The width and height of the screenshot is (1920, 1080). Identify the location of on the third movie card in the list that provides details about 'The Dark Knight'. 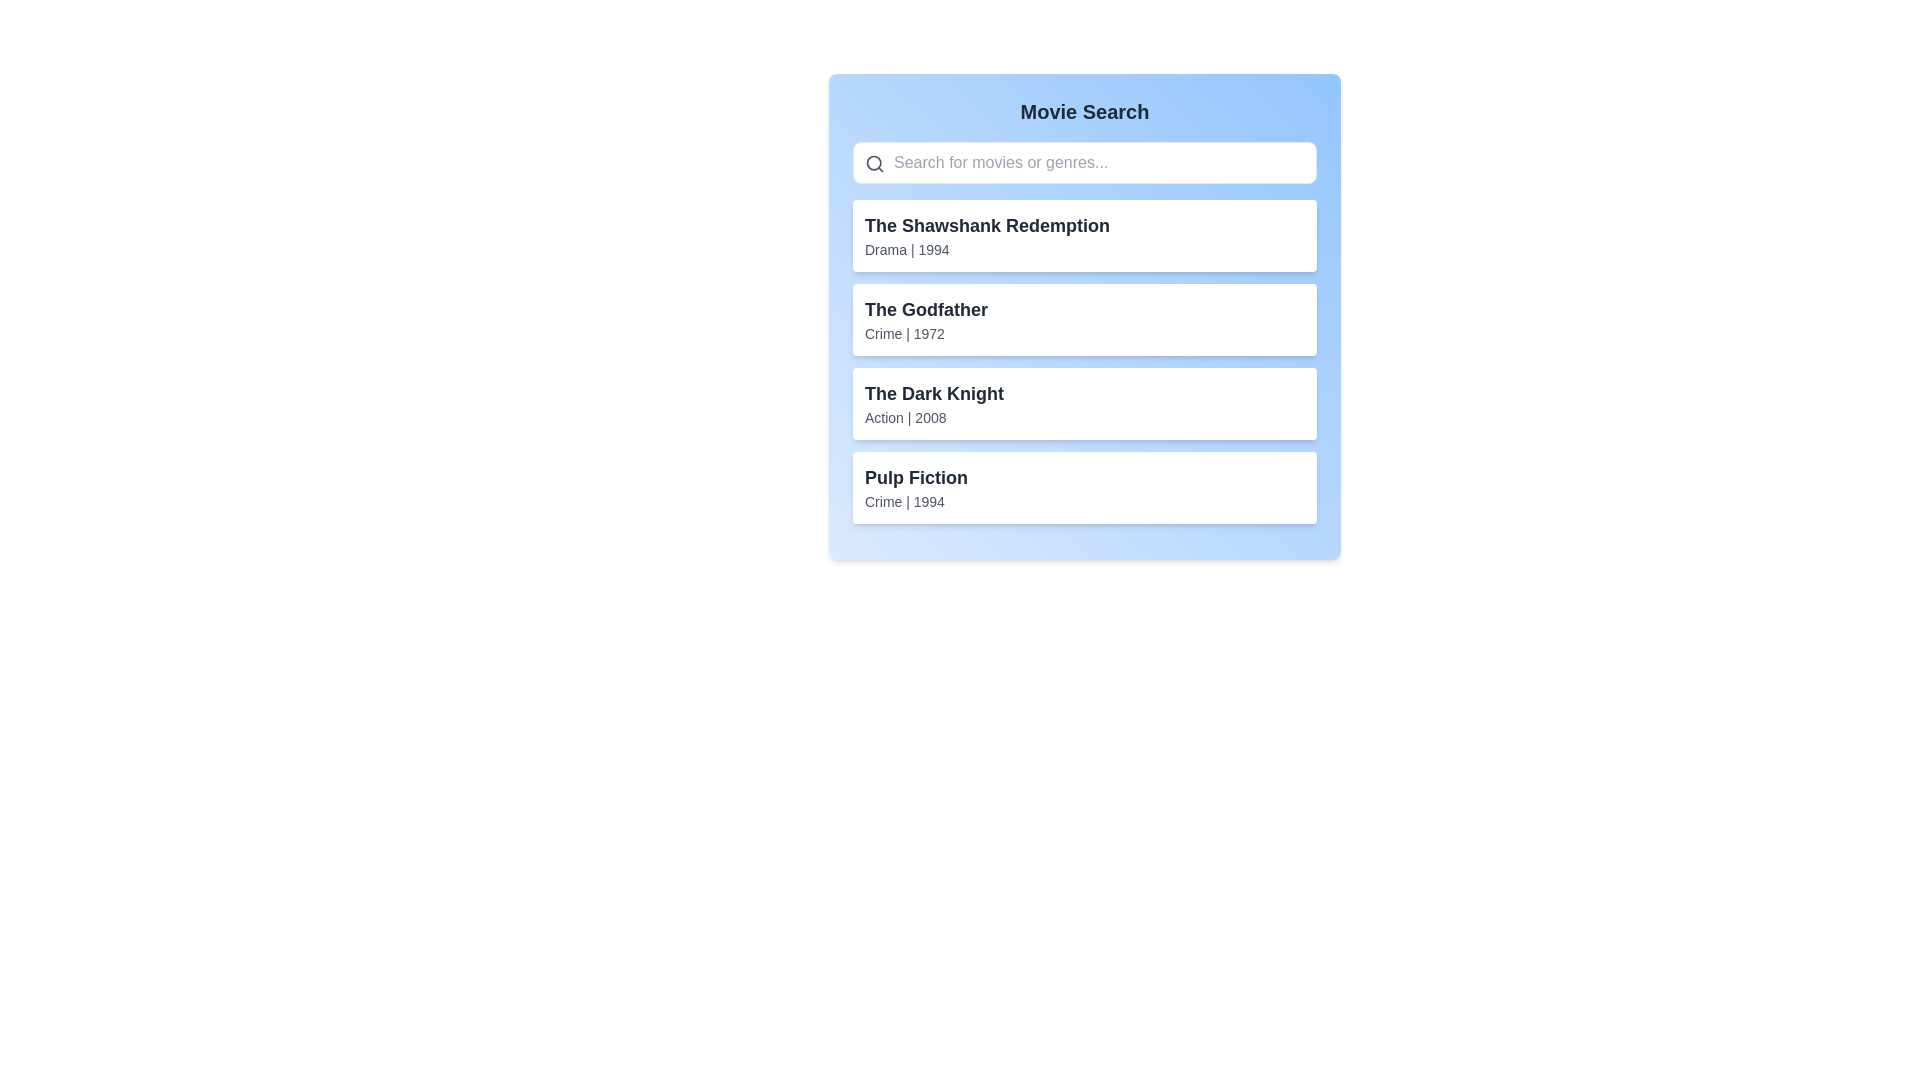
(1083, 404).